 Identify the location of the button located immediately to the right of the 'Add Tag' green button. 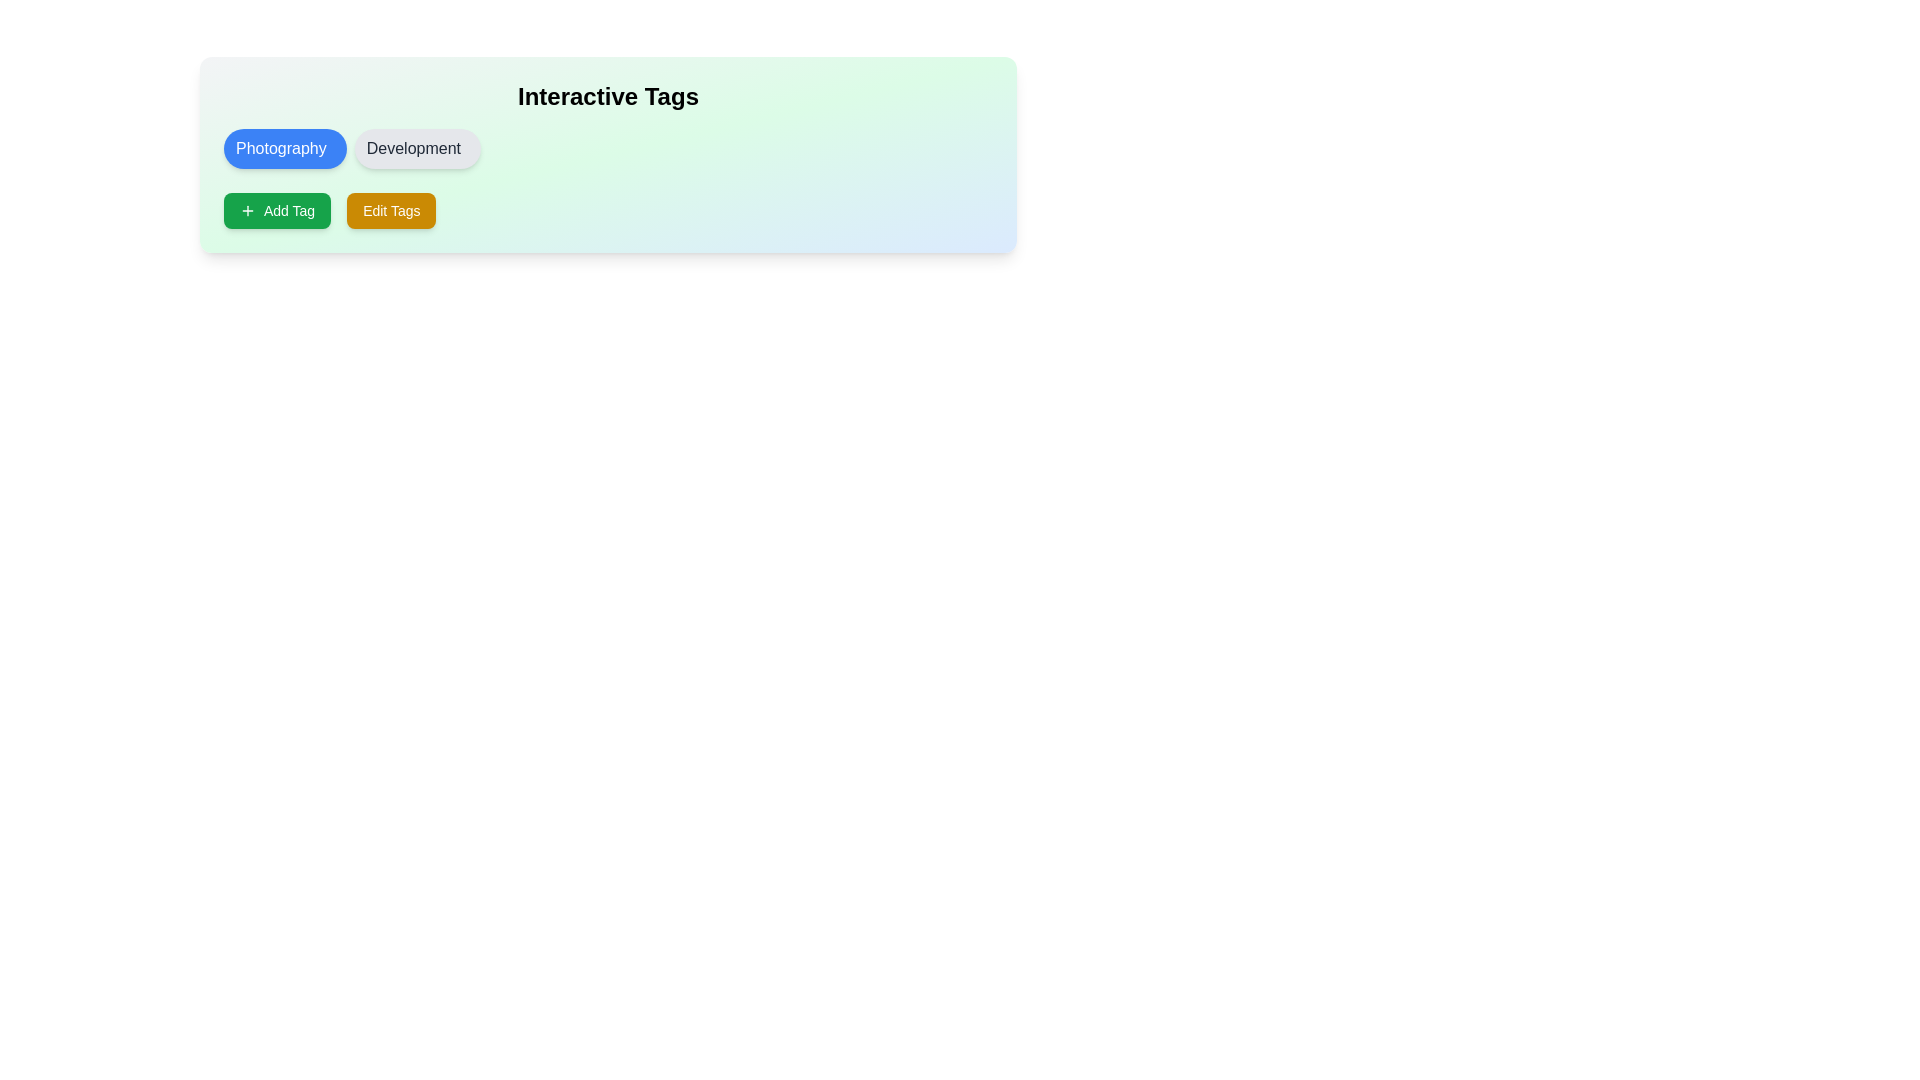
(391, 211).